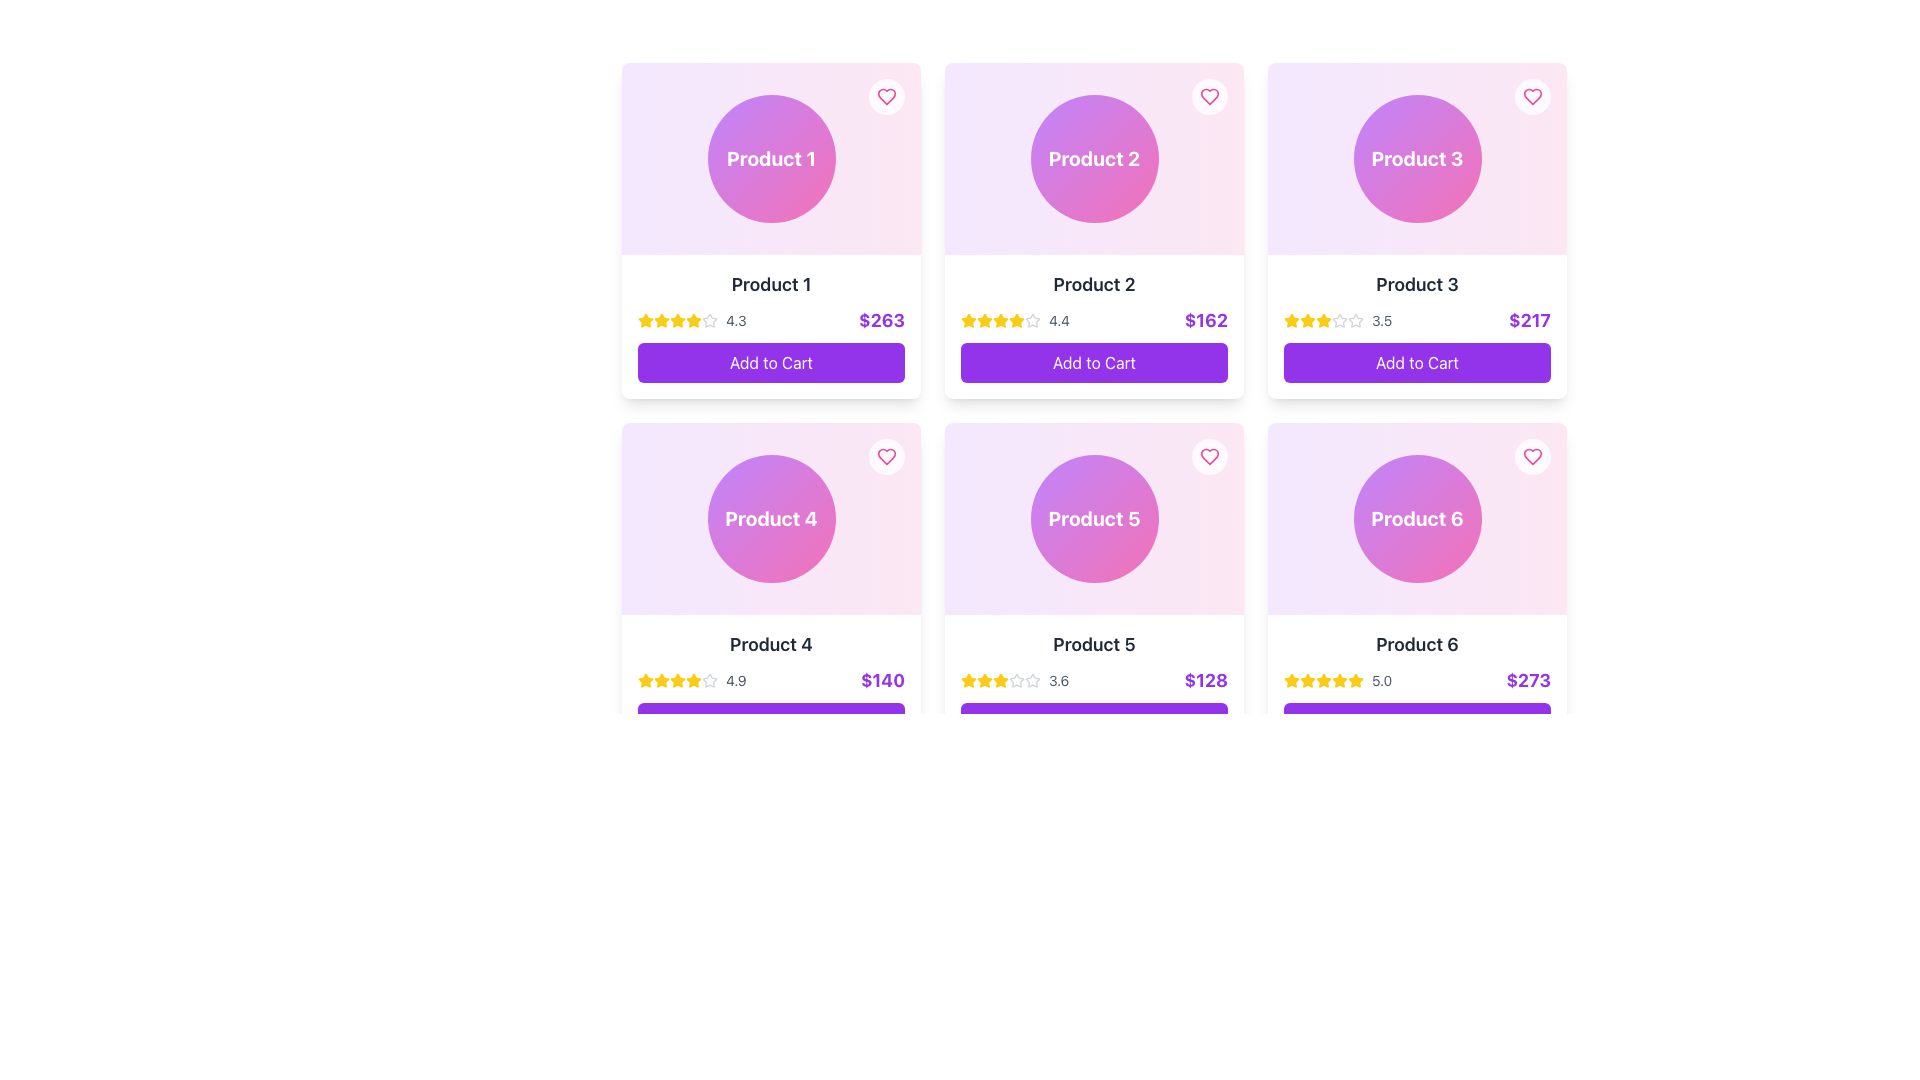  What do you see at coordinates (1208, 96) in the screenshot?
I see `the heart icon button with a pink outline located in the top-right corner of the 'Product 2' card` at bounding box center [1208, 96].